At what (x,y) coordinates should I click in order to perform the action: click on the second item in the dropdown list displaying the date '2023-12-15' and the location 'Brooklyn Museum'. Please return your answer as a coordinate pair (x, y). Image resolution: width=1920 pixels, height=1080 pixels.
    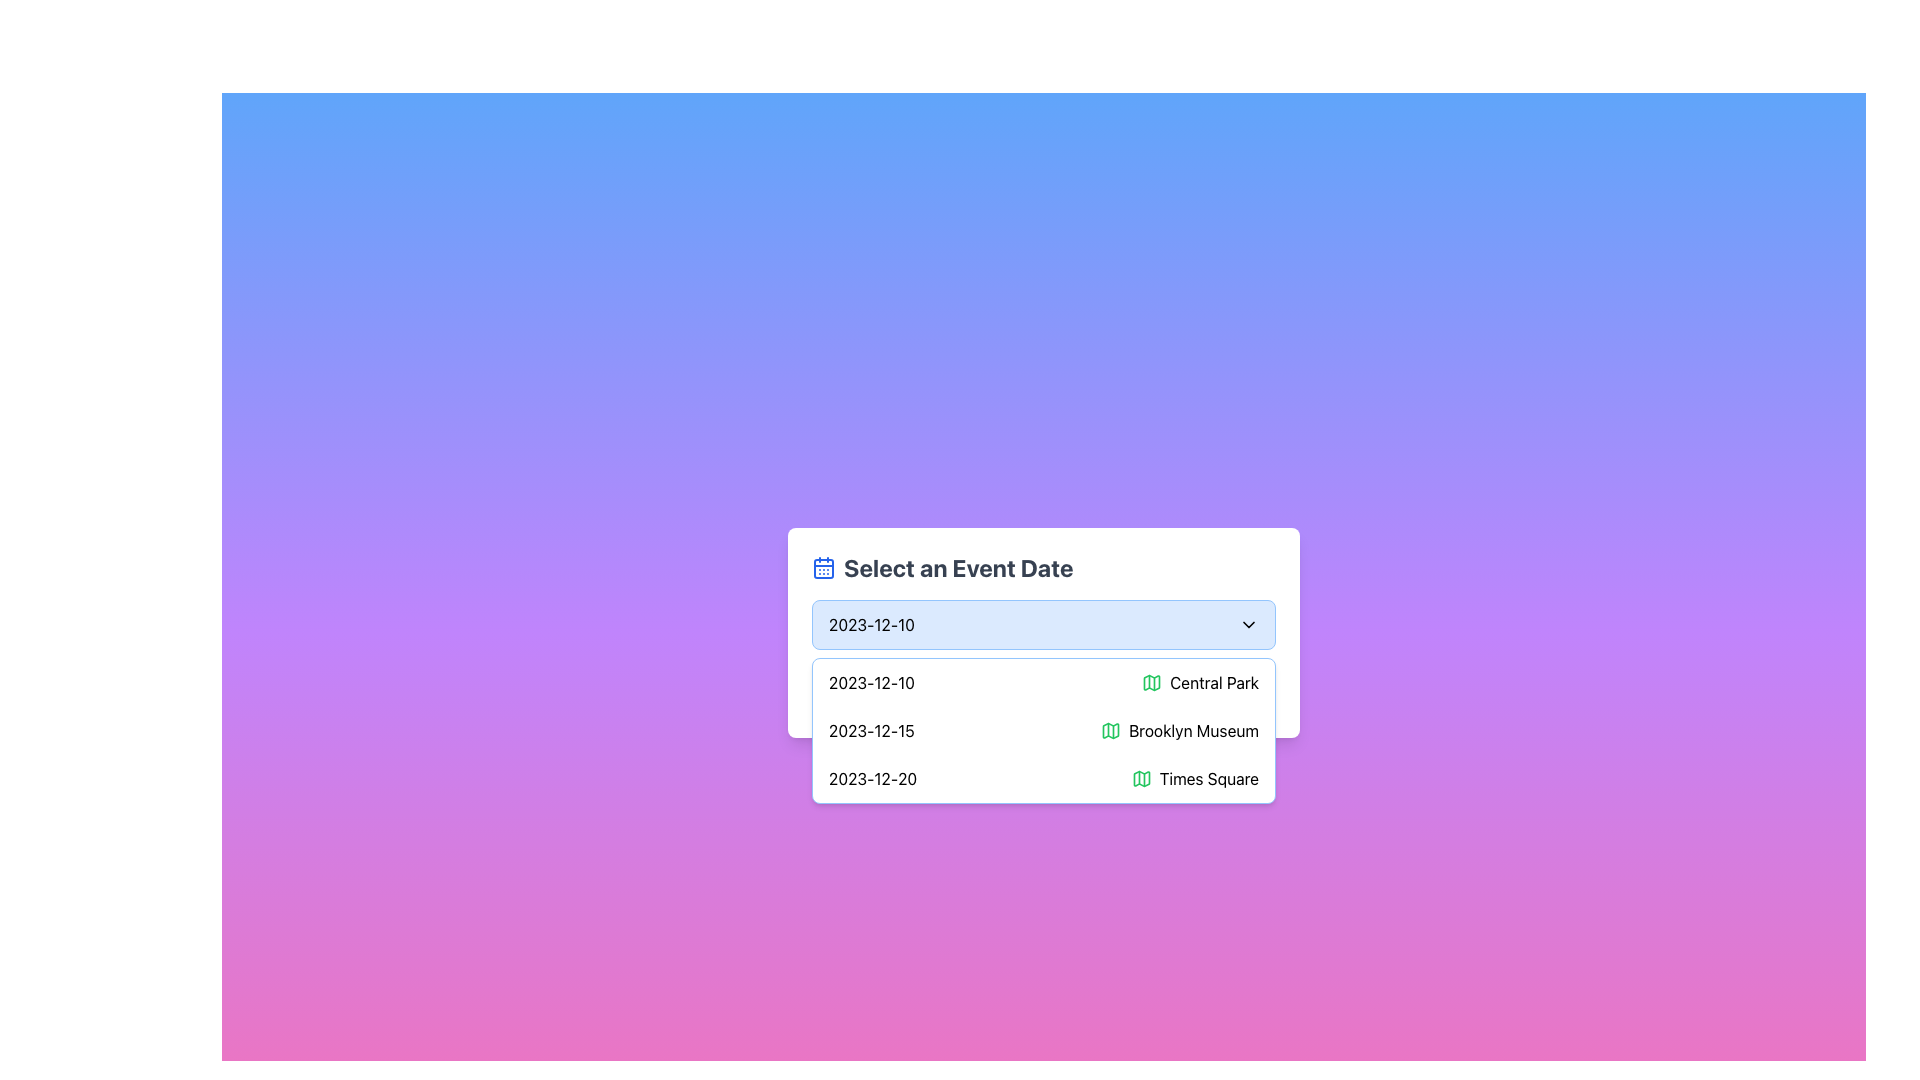
    Looking at the image, I should click on (1042, 731).